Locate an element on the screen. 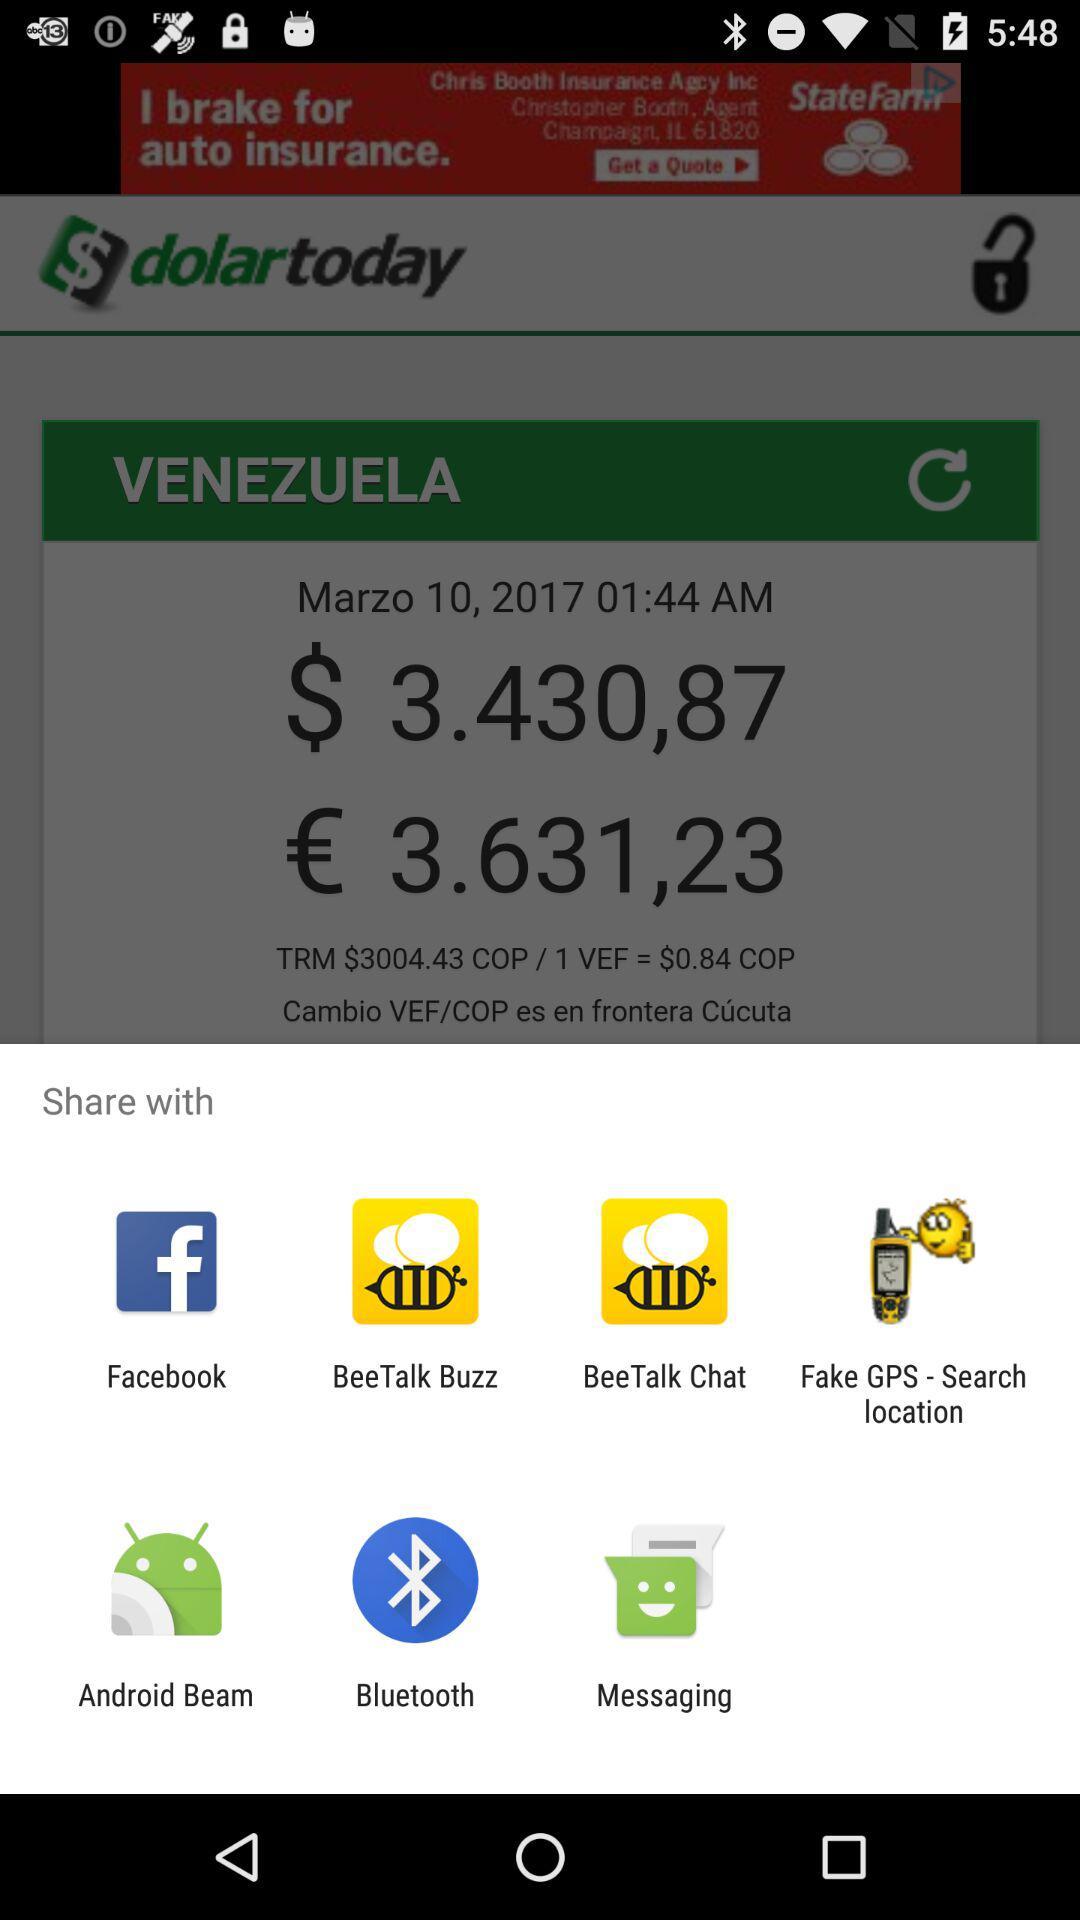 Image resolution: width=1080 pixels, height=1920 pixels. app next to bluetooth item is located at coordinates (165, 1711).